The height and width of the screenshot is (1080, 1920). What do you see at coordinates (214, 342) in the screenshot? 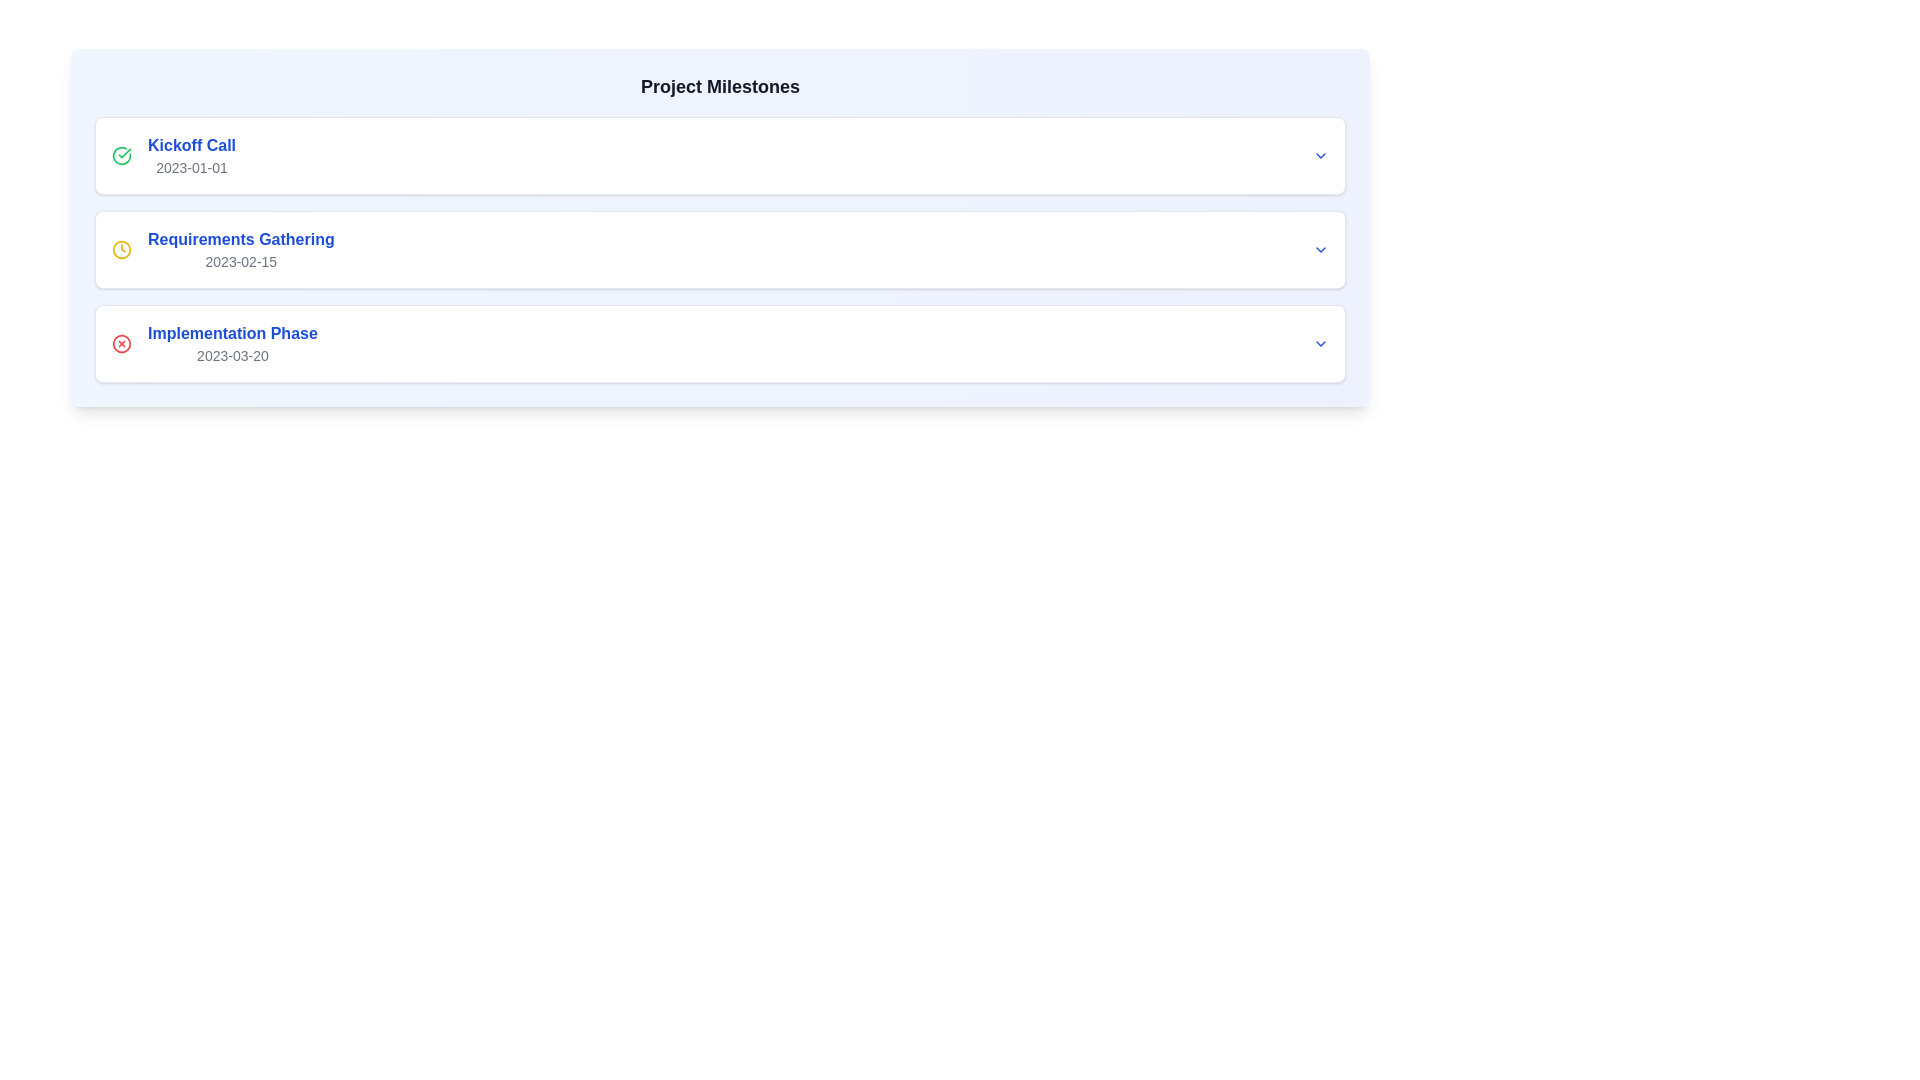
I see `text displayed in the milestone label marking the implementation phase of the project, which is the third item in a vertically stacked list, positioned below 'Requirements Gathering'` at bounding box center [214, 342].